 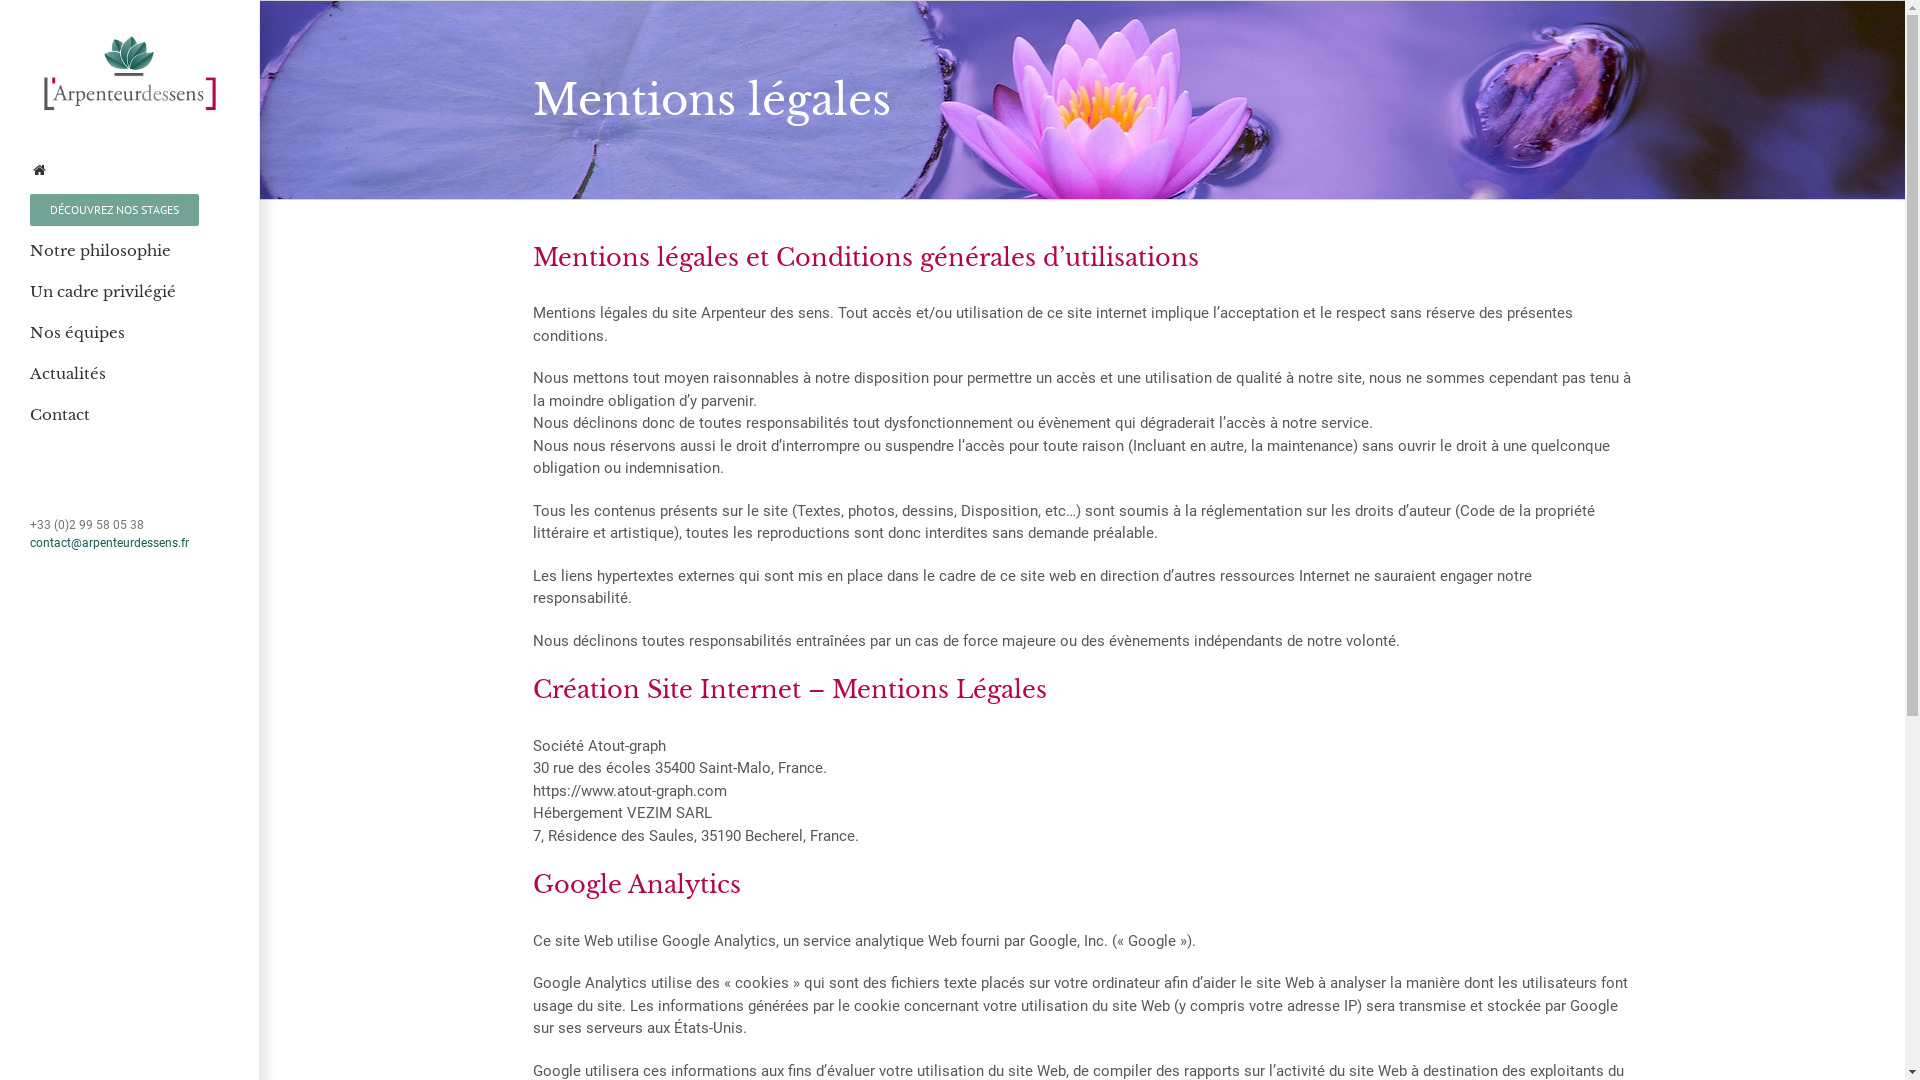 I want to click on 'Notre philosophie', so click(x=128, y=250).